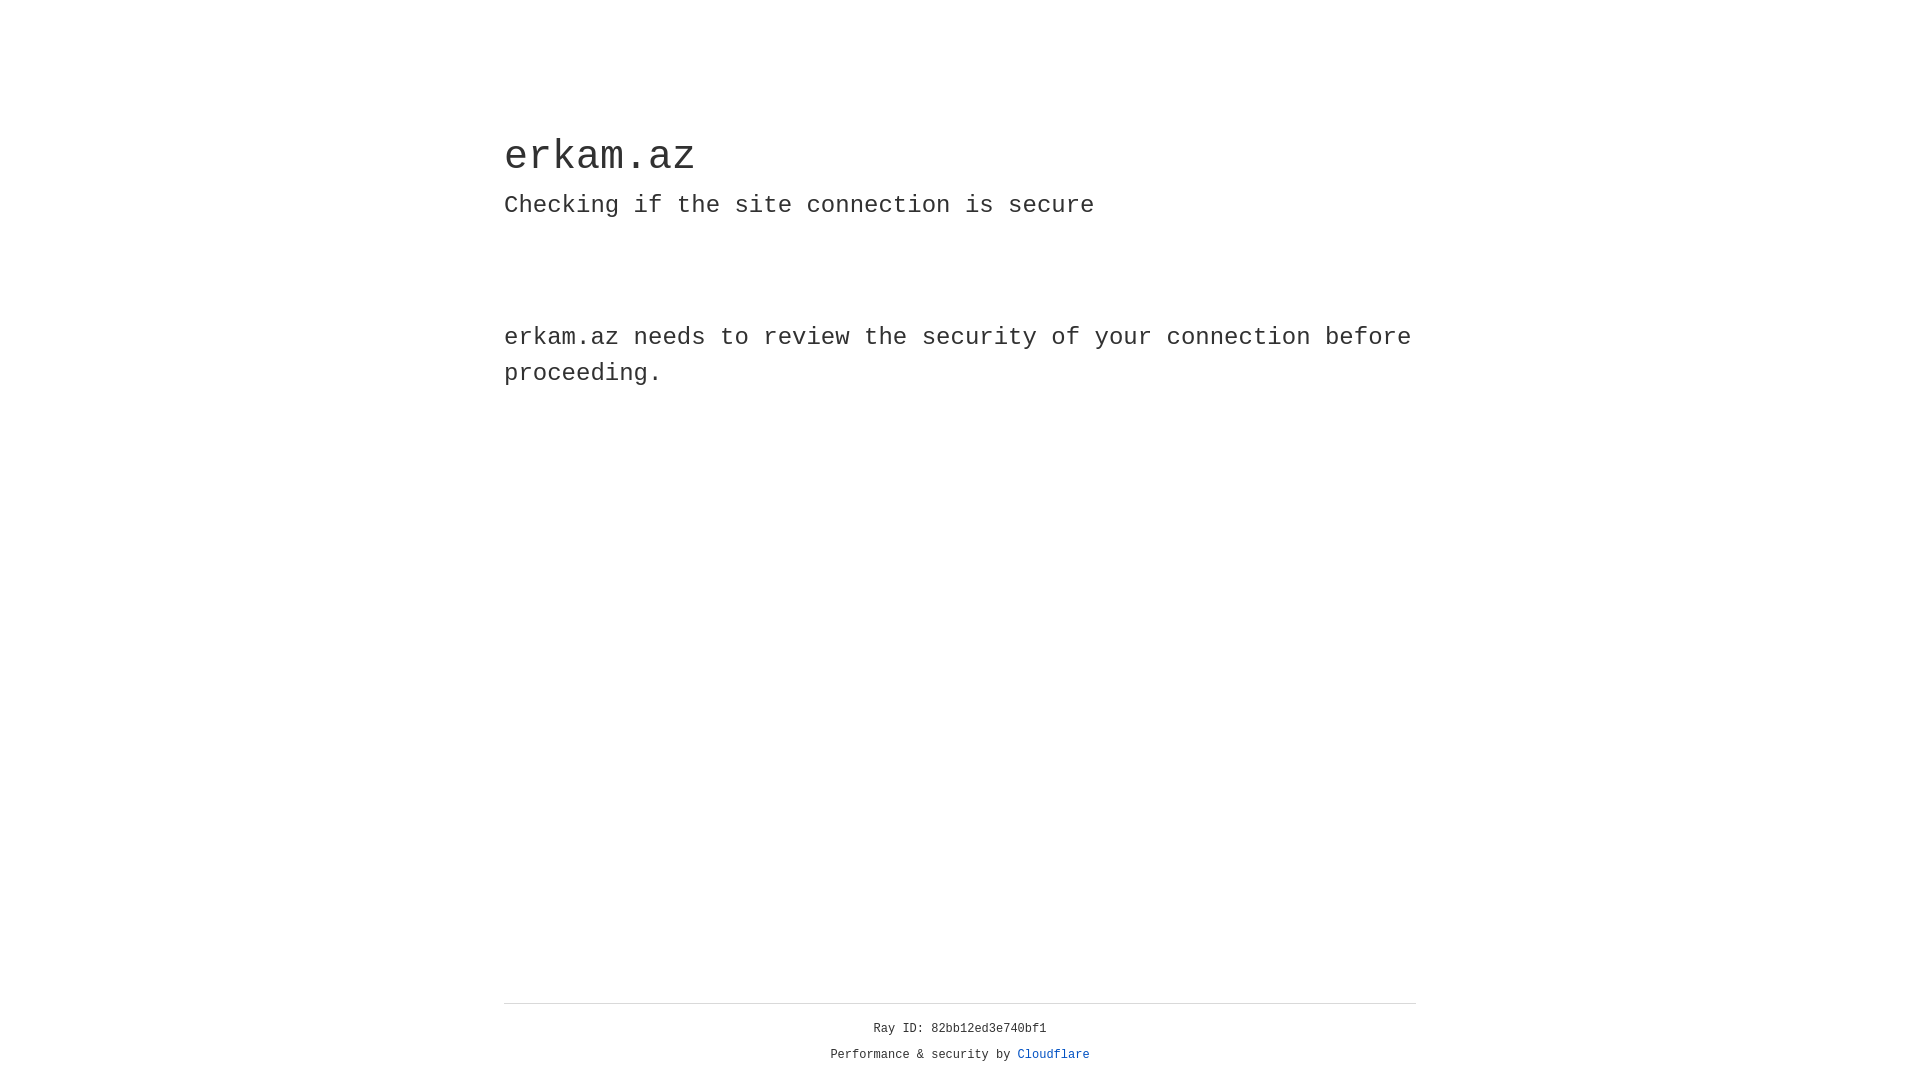  I want to click on 'Cloudflare', so click(1053, 1054).